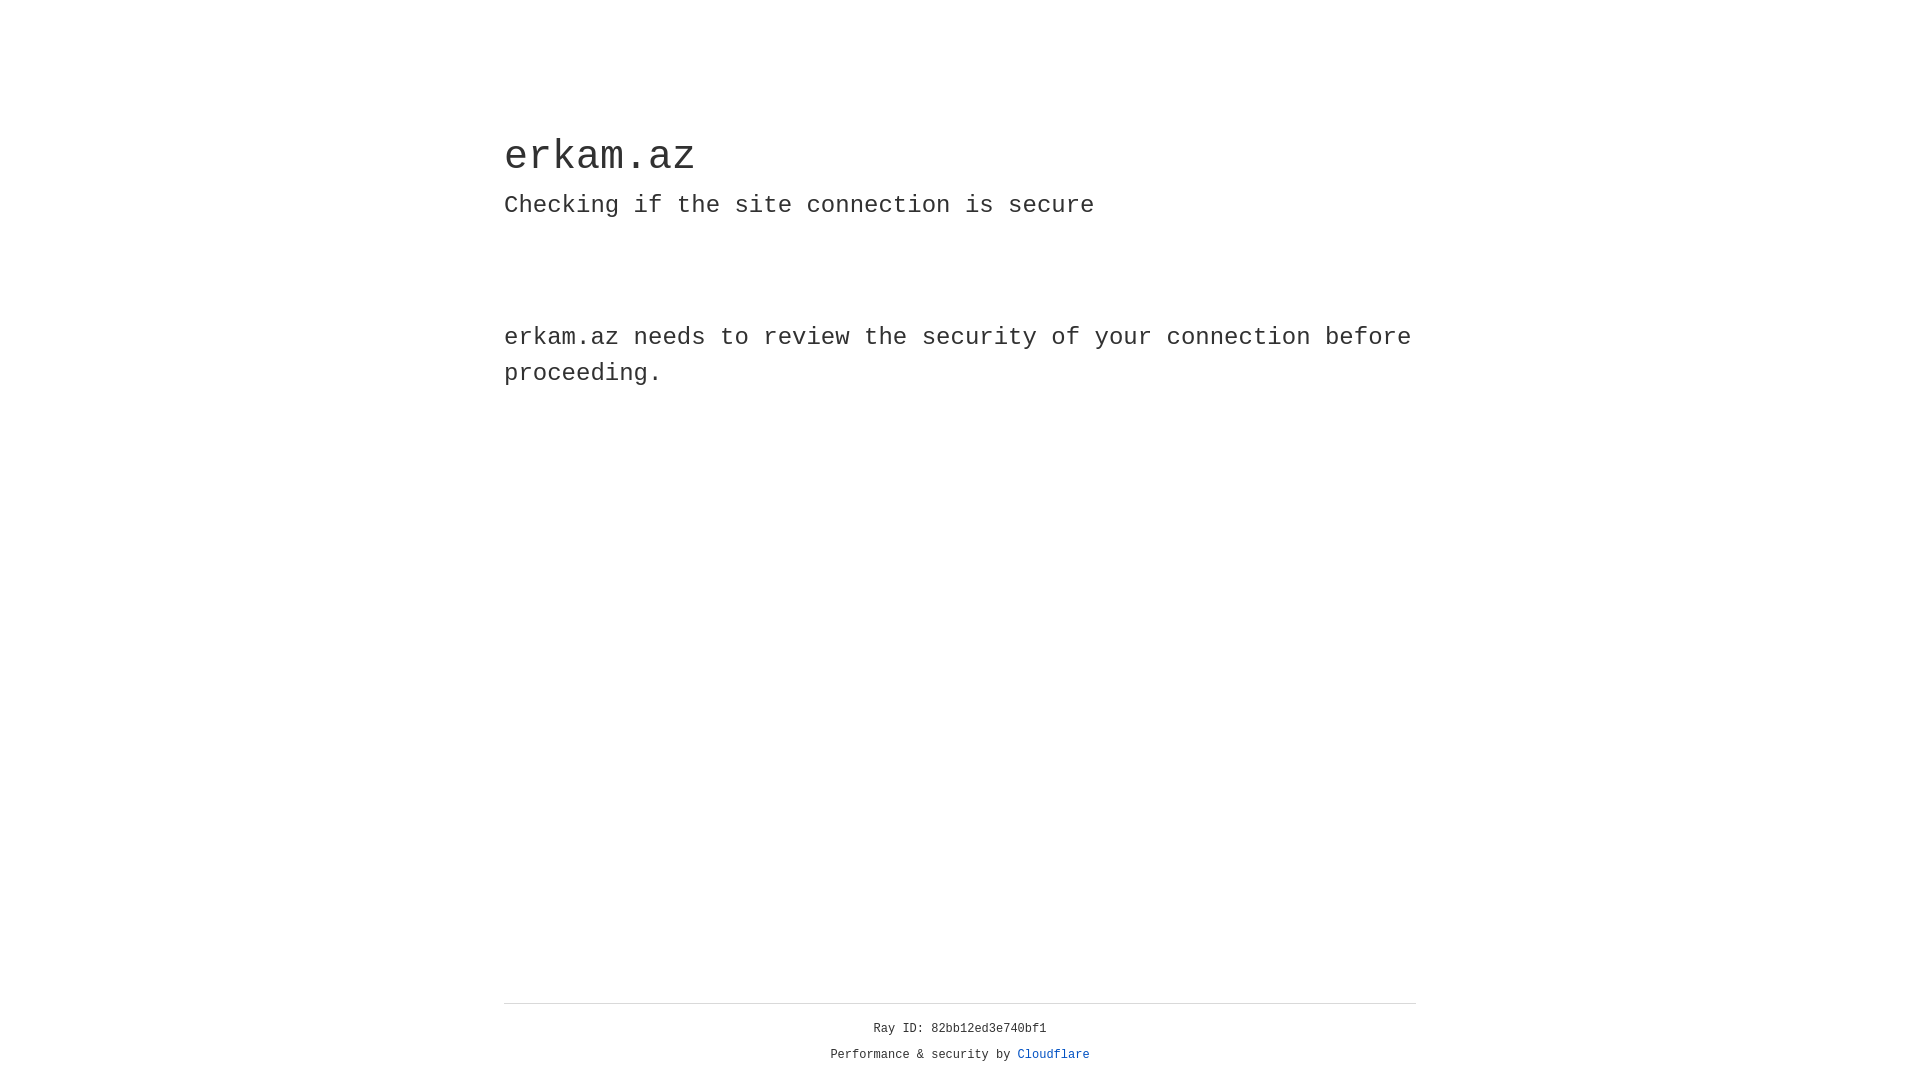  I want to click on 'Cloudflare', so click(1053, 1054).